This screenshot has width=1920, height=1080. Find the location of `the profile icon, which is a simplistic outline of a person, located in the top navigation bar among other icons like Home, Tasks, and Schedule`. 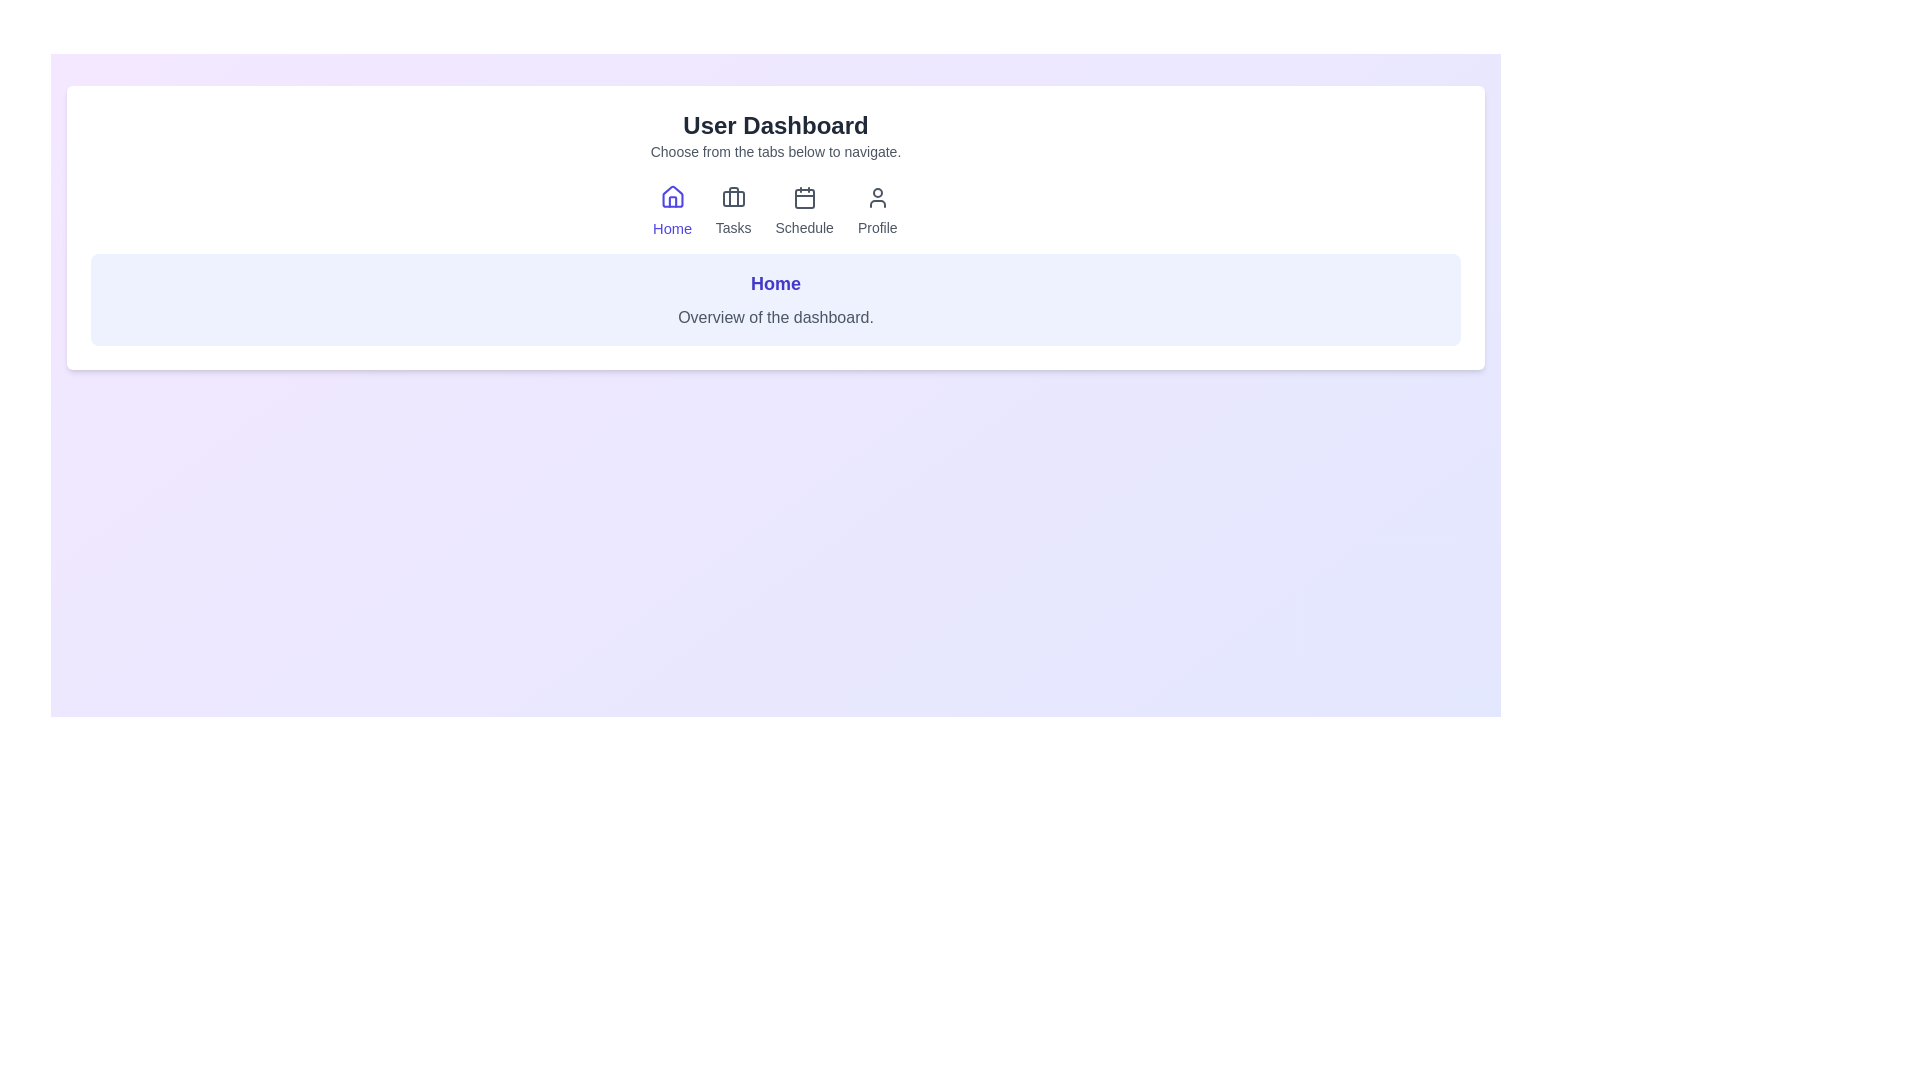

the profile icon, which is a simplistic outline of a person, located in the top navigation bar among other icons like Home, Tasks, and Schedule is located at coordinates (877, 197).